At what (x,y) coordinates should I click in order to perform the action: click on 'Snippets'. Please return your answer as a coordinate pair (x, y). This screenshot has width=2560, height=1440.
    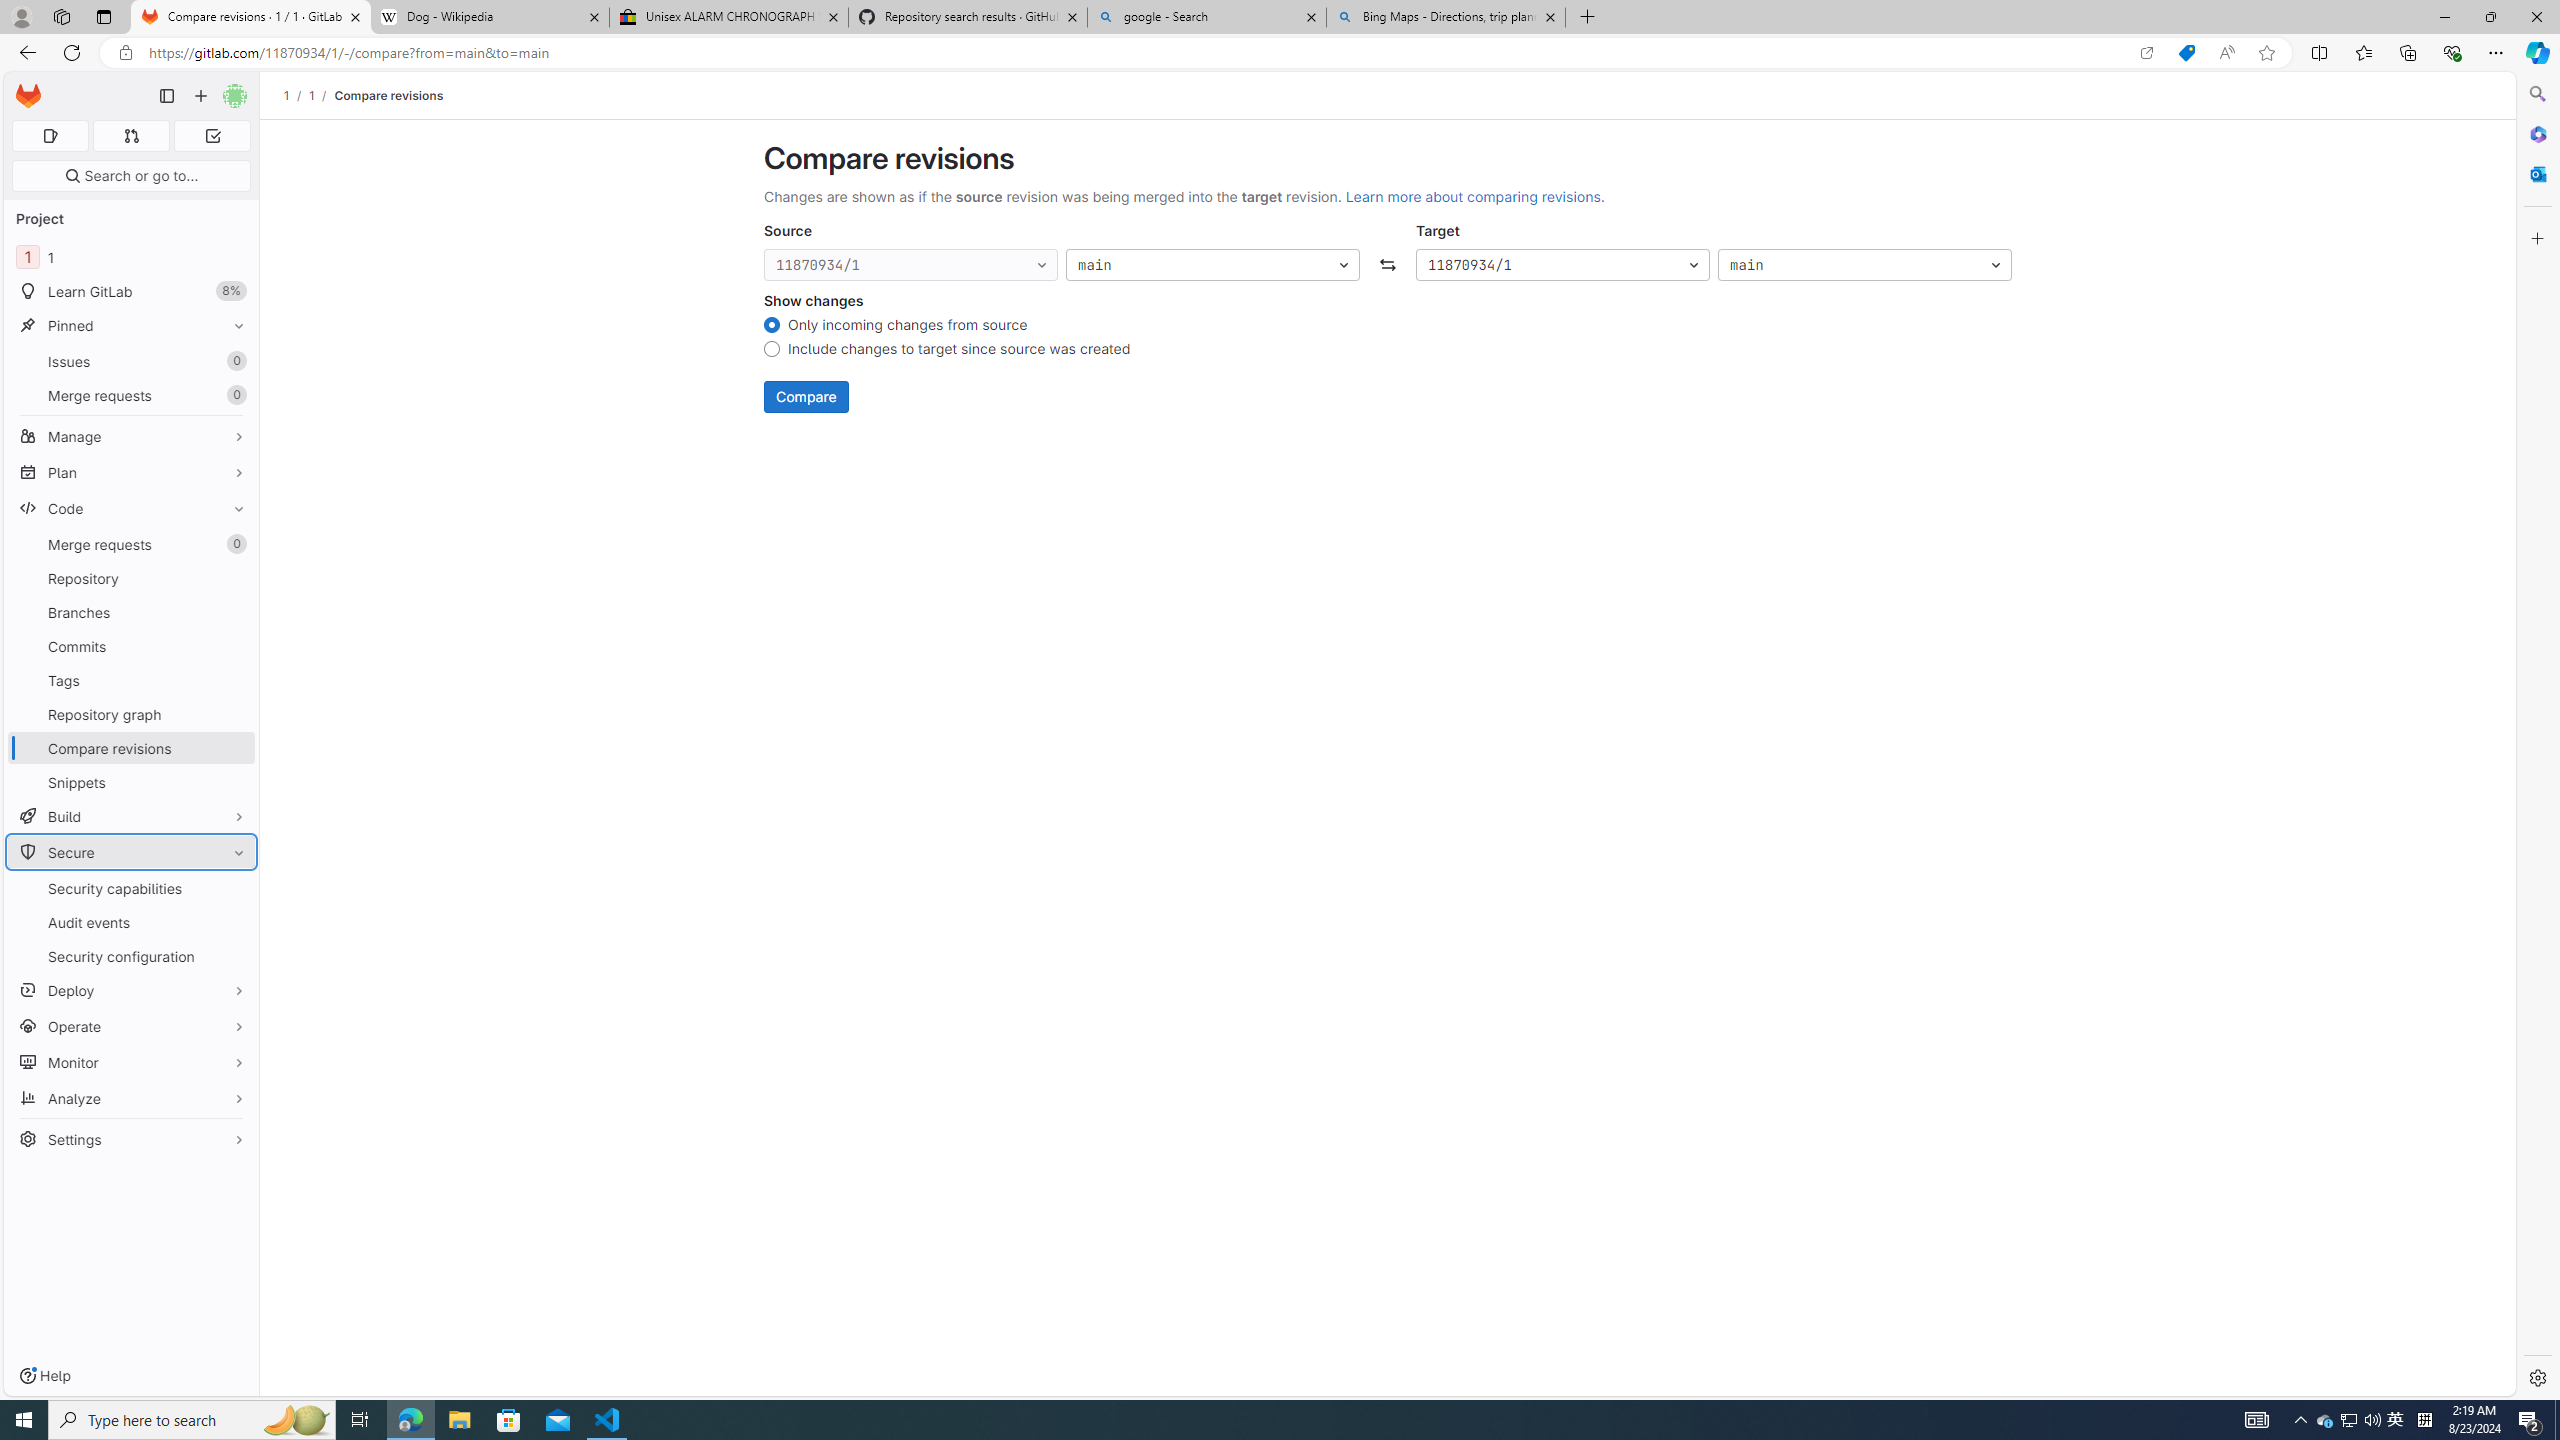
    Looking at the image, I should click on (130, 781).